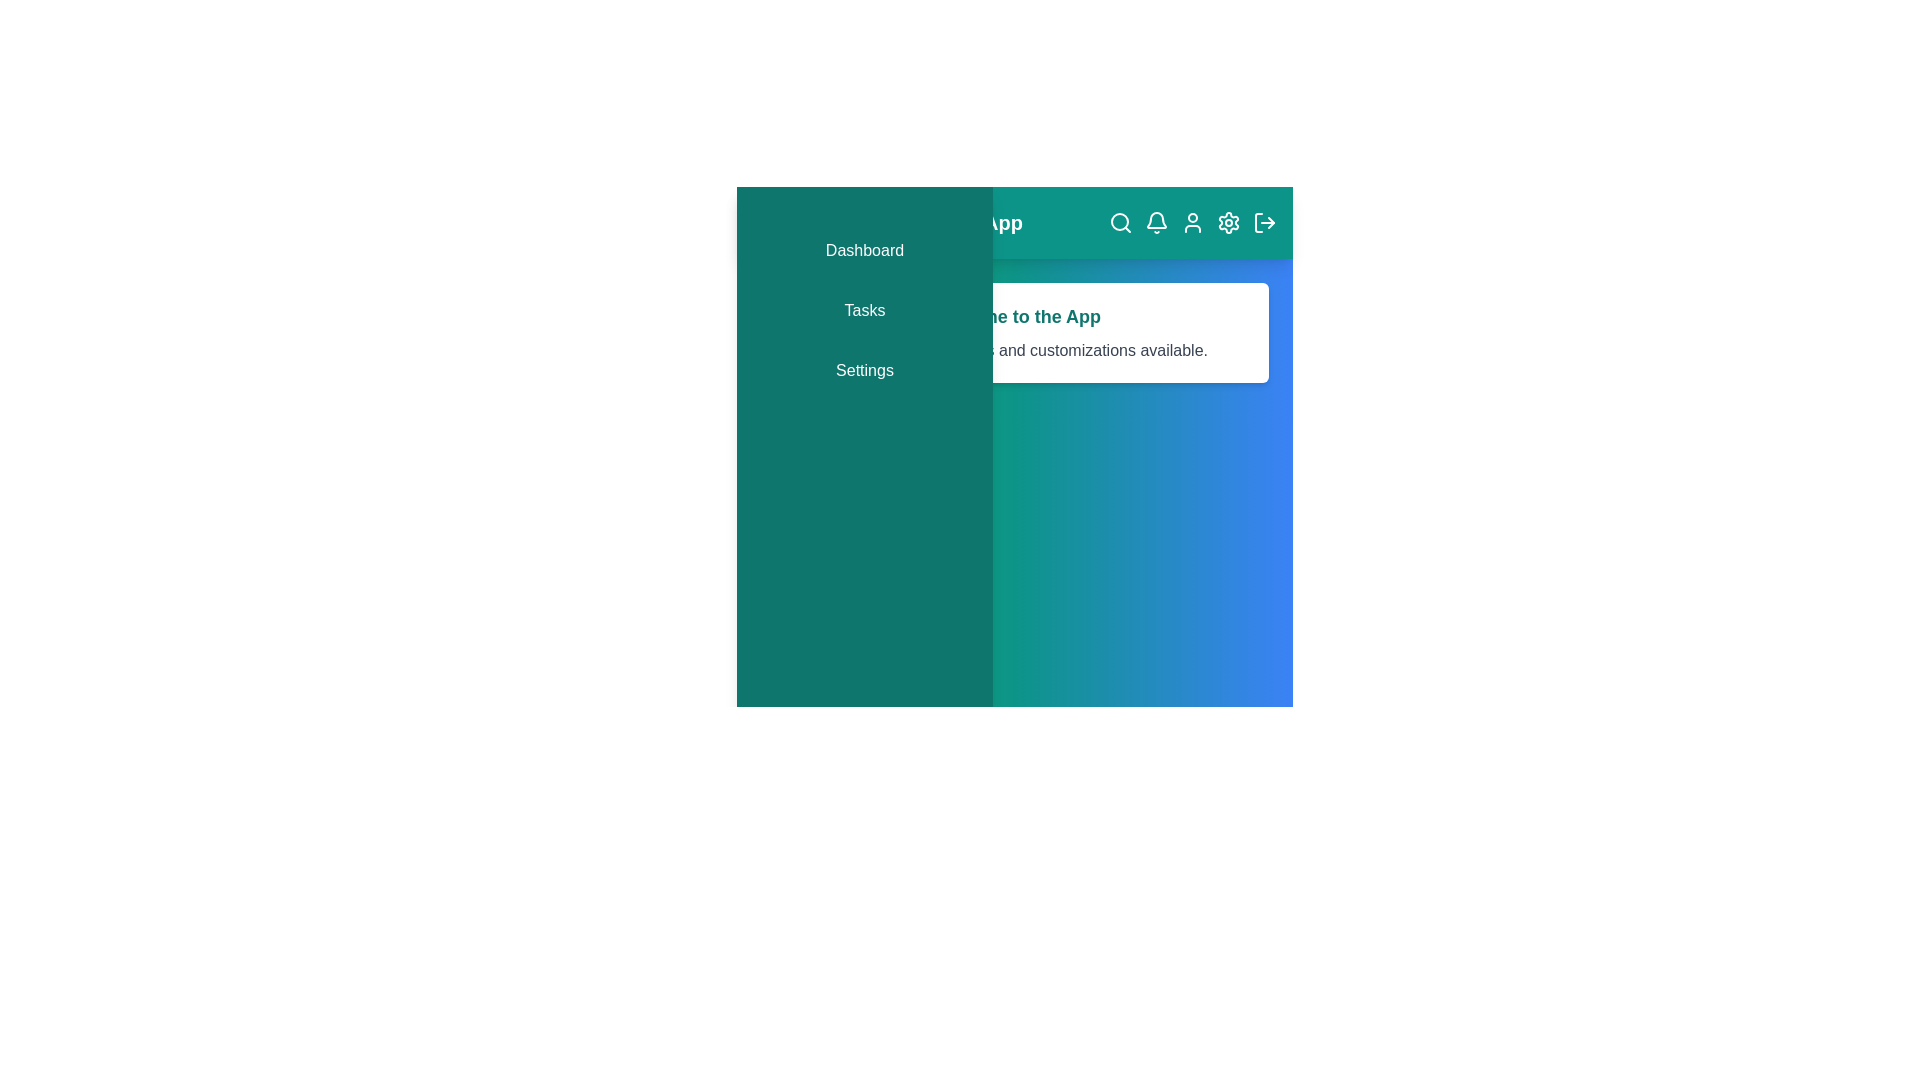 The width and height of the screenshot is (1920, 1080). What do you see at coordinates (771, 223) in the screenshot?
I see `the menu button to toggle the menu visibility` at bounding box center [771, 223].